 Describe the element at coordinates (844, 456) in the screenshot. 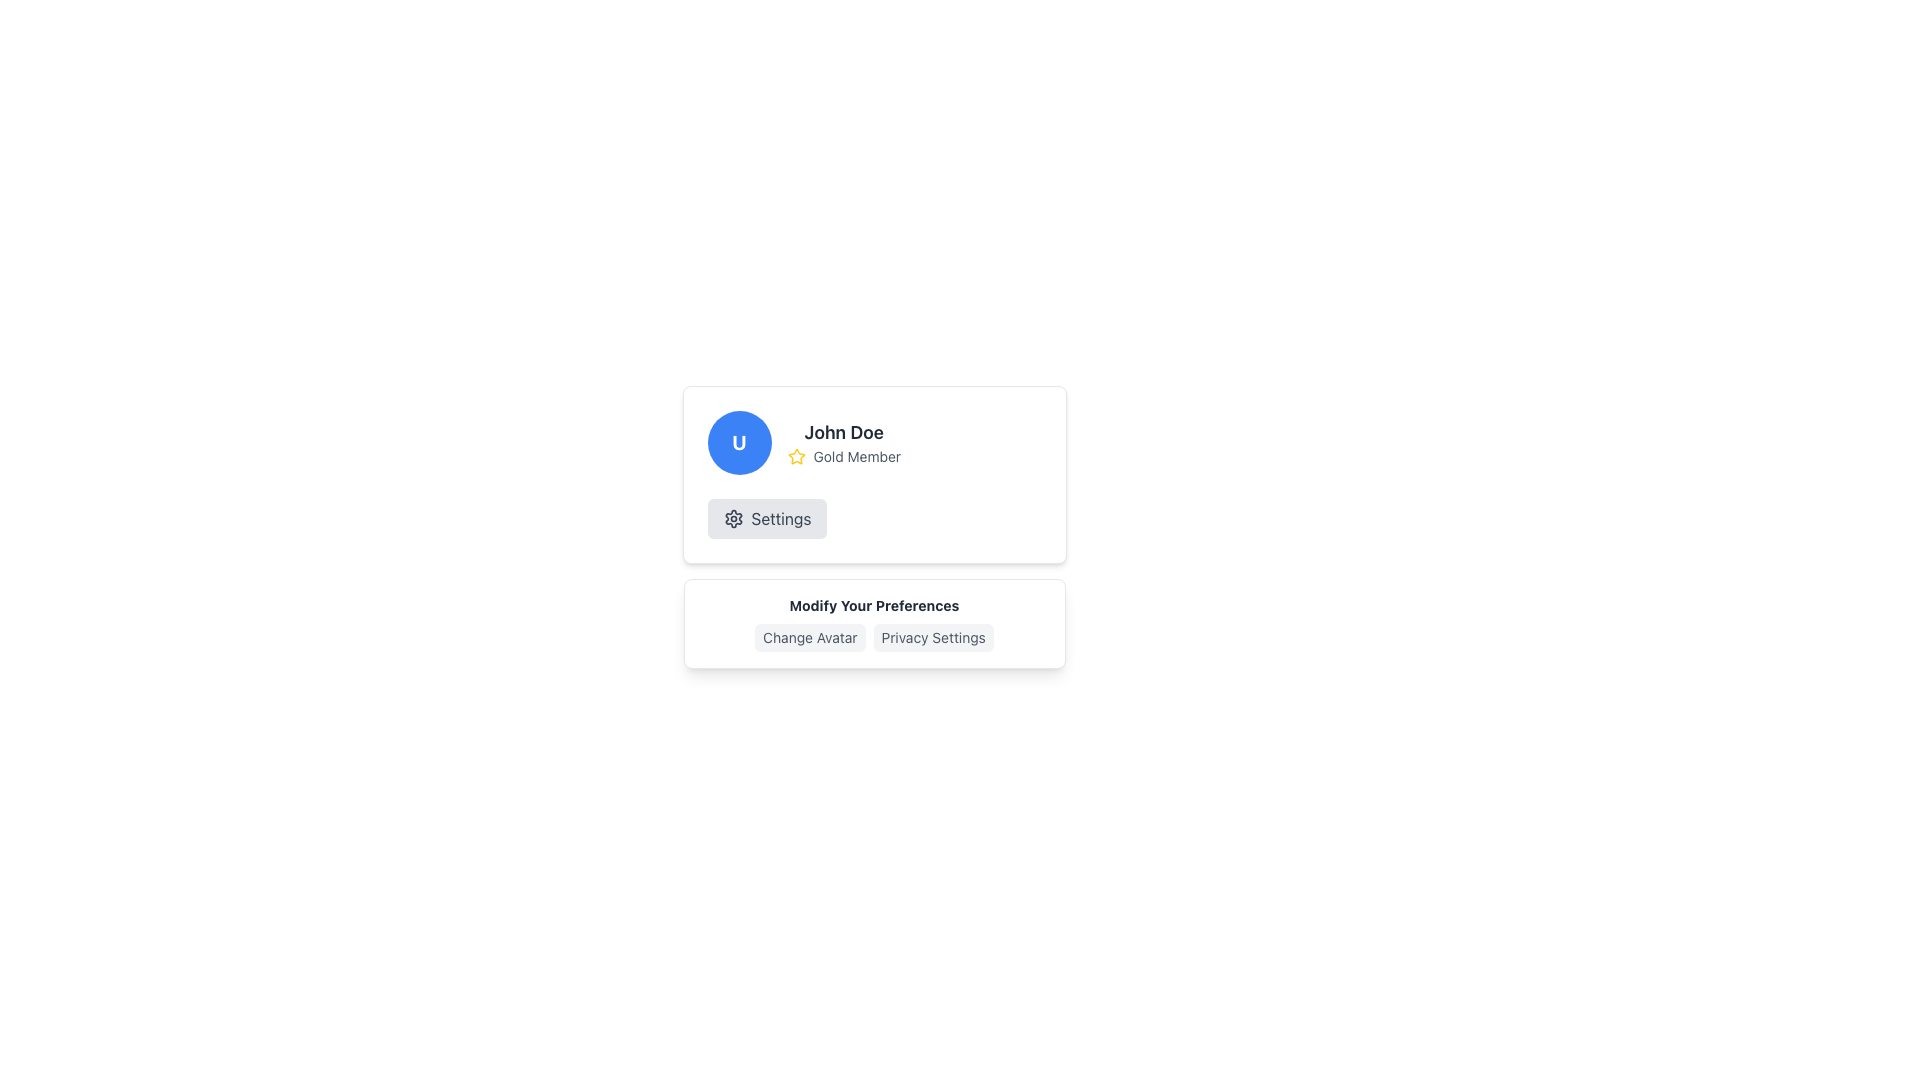

I see `the gold membership indicator, which is a combination of a yellow star icon and the text label 'Gold Member', located directly below the name 'John Doe'` at that location.